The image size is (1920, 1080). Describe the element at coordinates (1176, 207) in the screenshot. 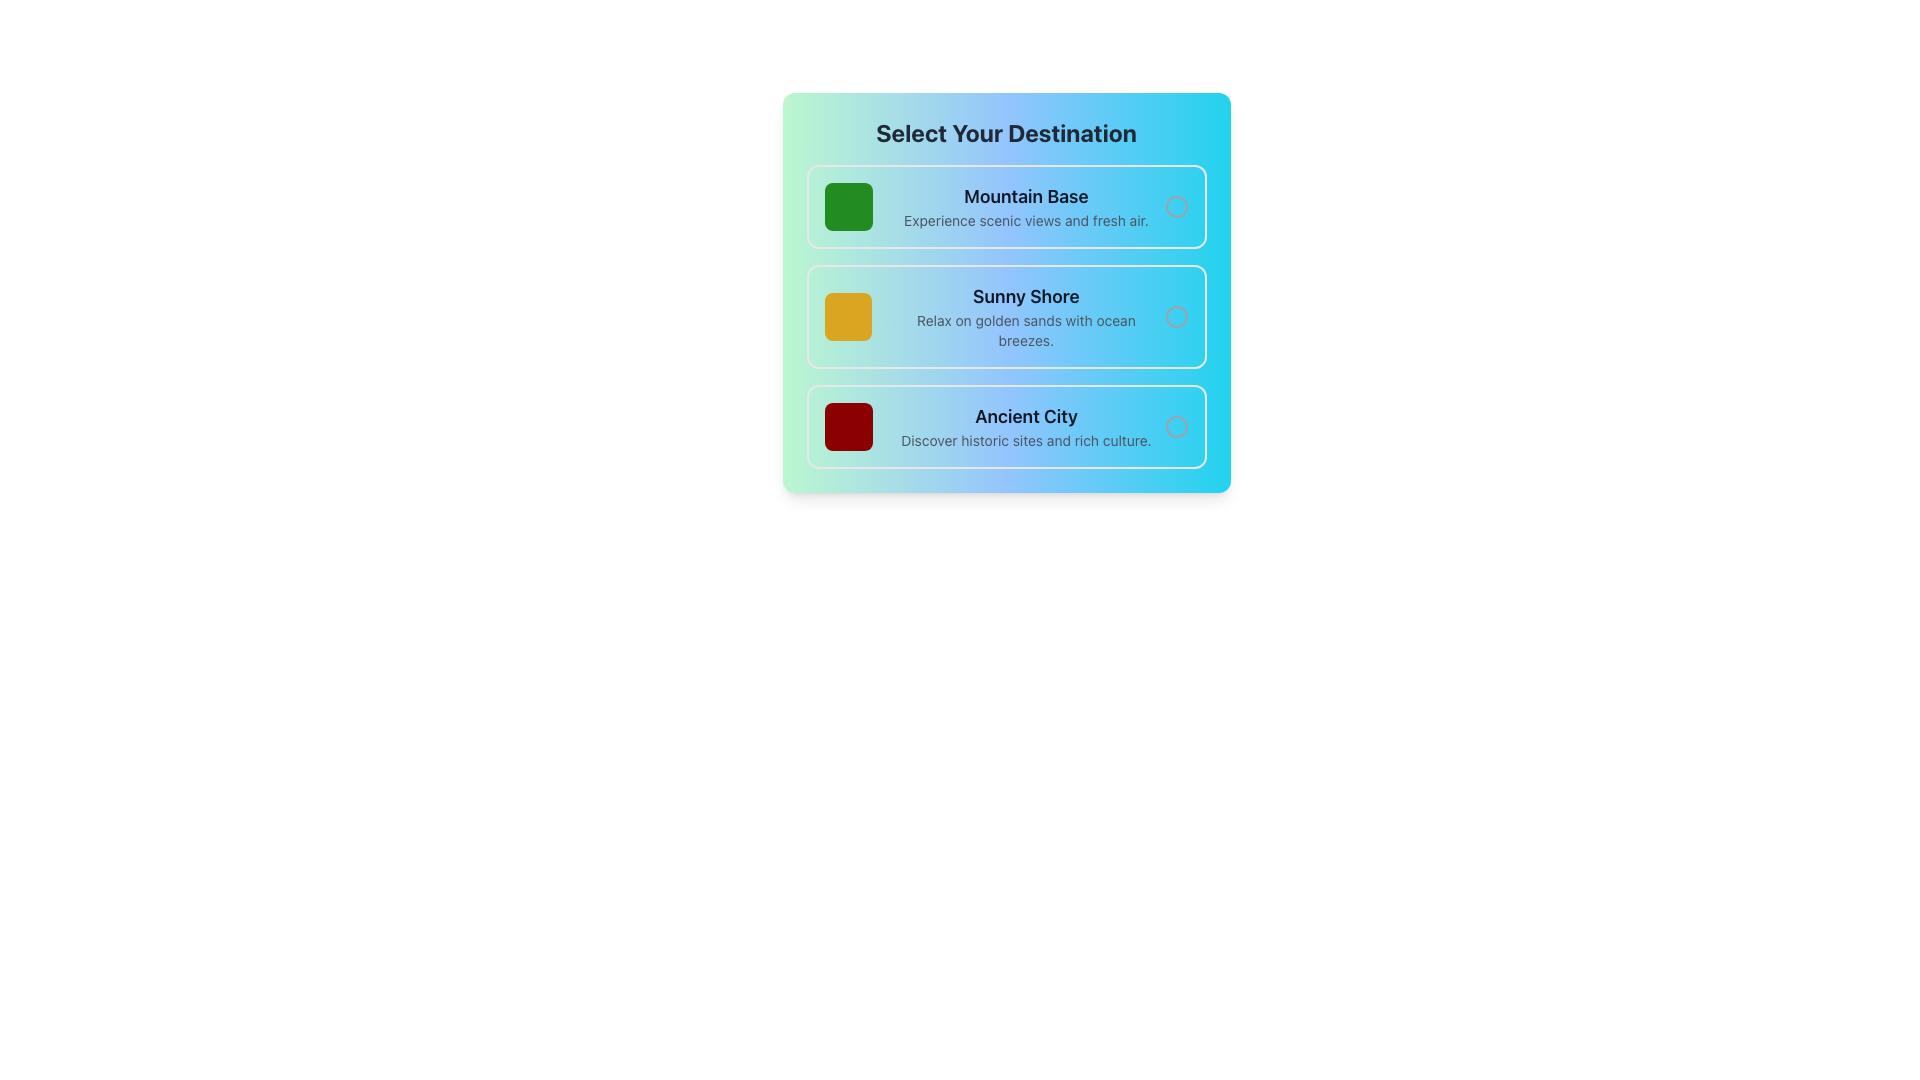

I see `the circular radio button for 'Mountain Base' located to the far right in the first row under the heading 'Select Your Destination.'` at that location.